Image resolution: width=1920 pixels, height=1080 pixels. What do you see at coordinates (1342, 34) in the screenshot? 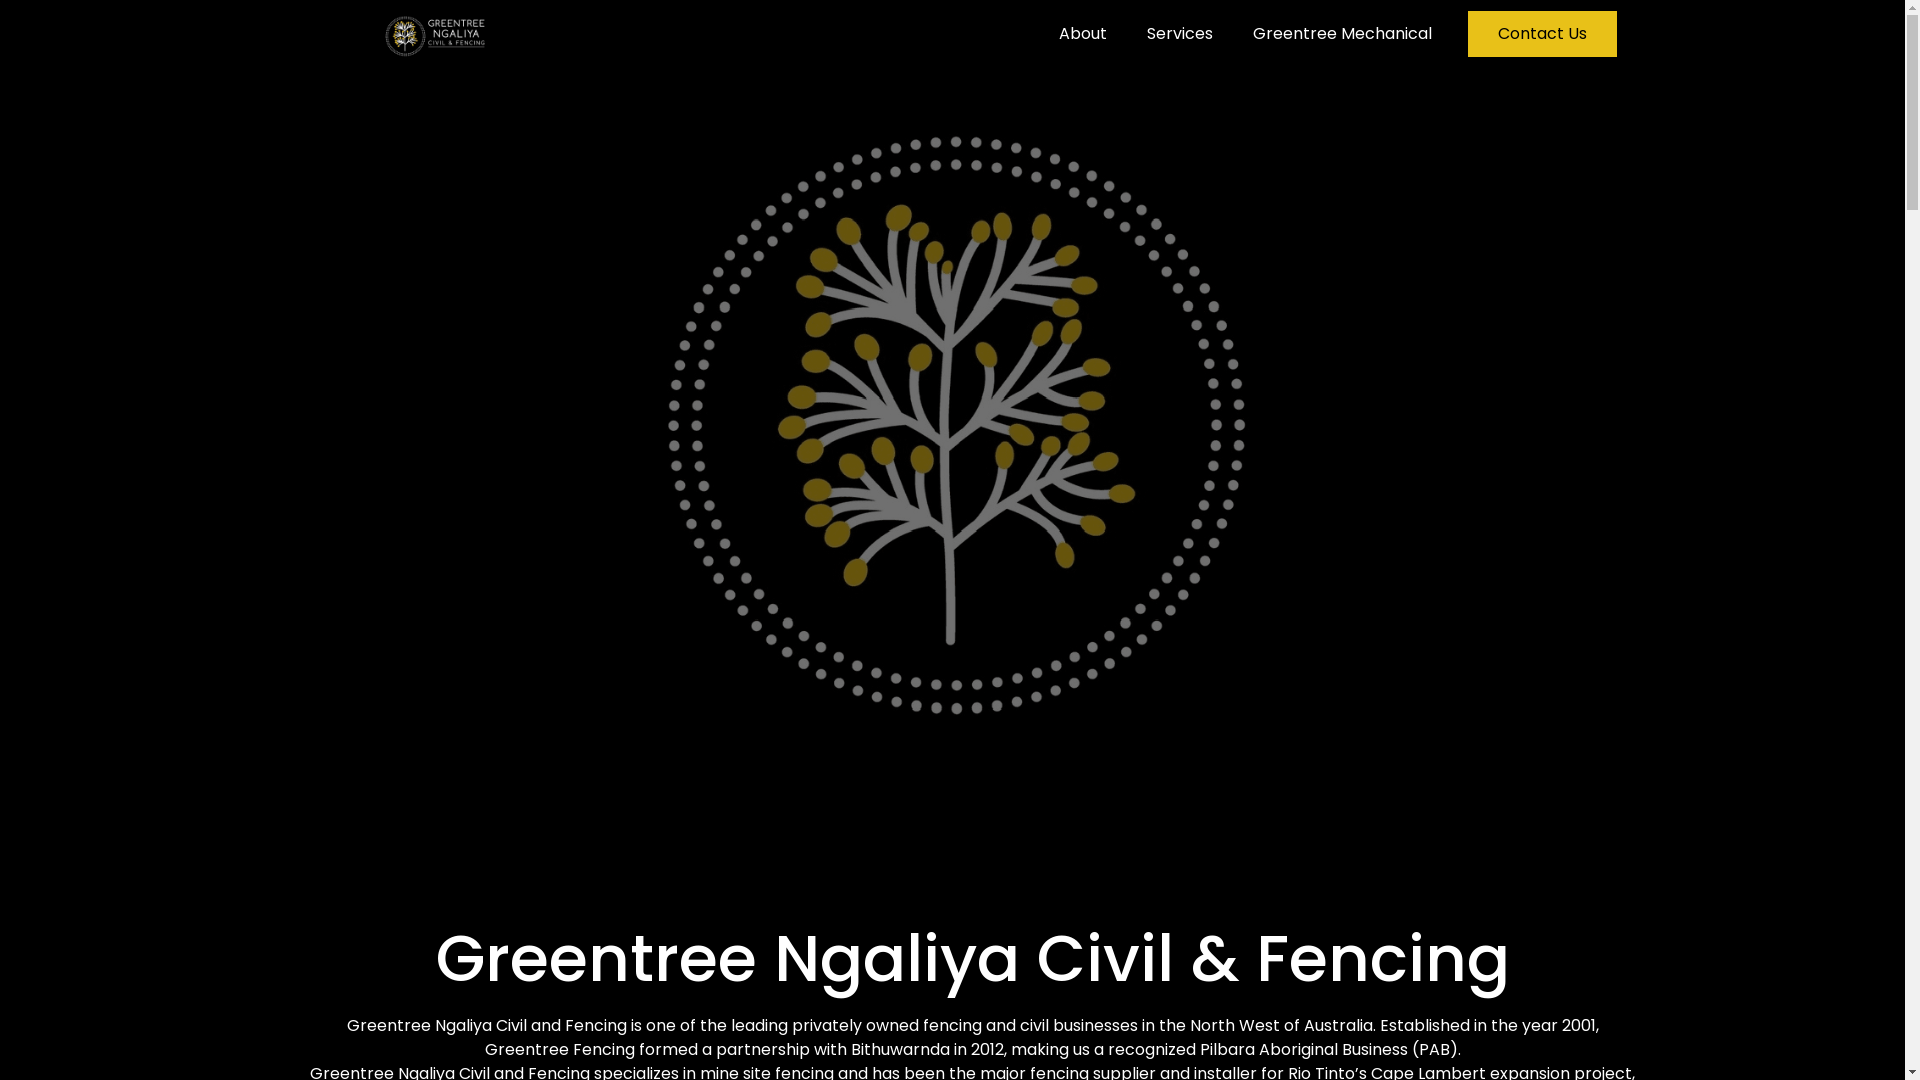
I see `'Greentree Mechanical'` at bounding box center [1342, 34].